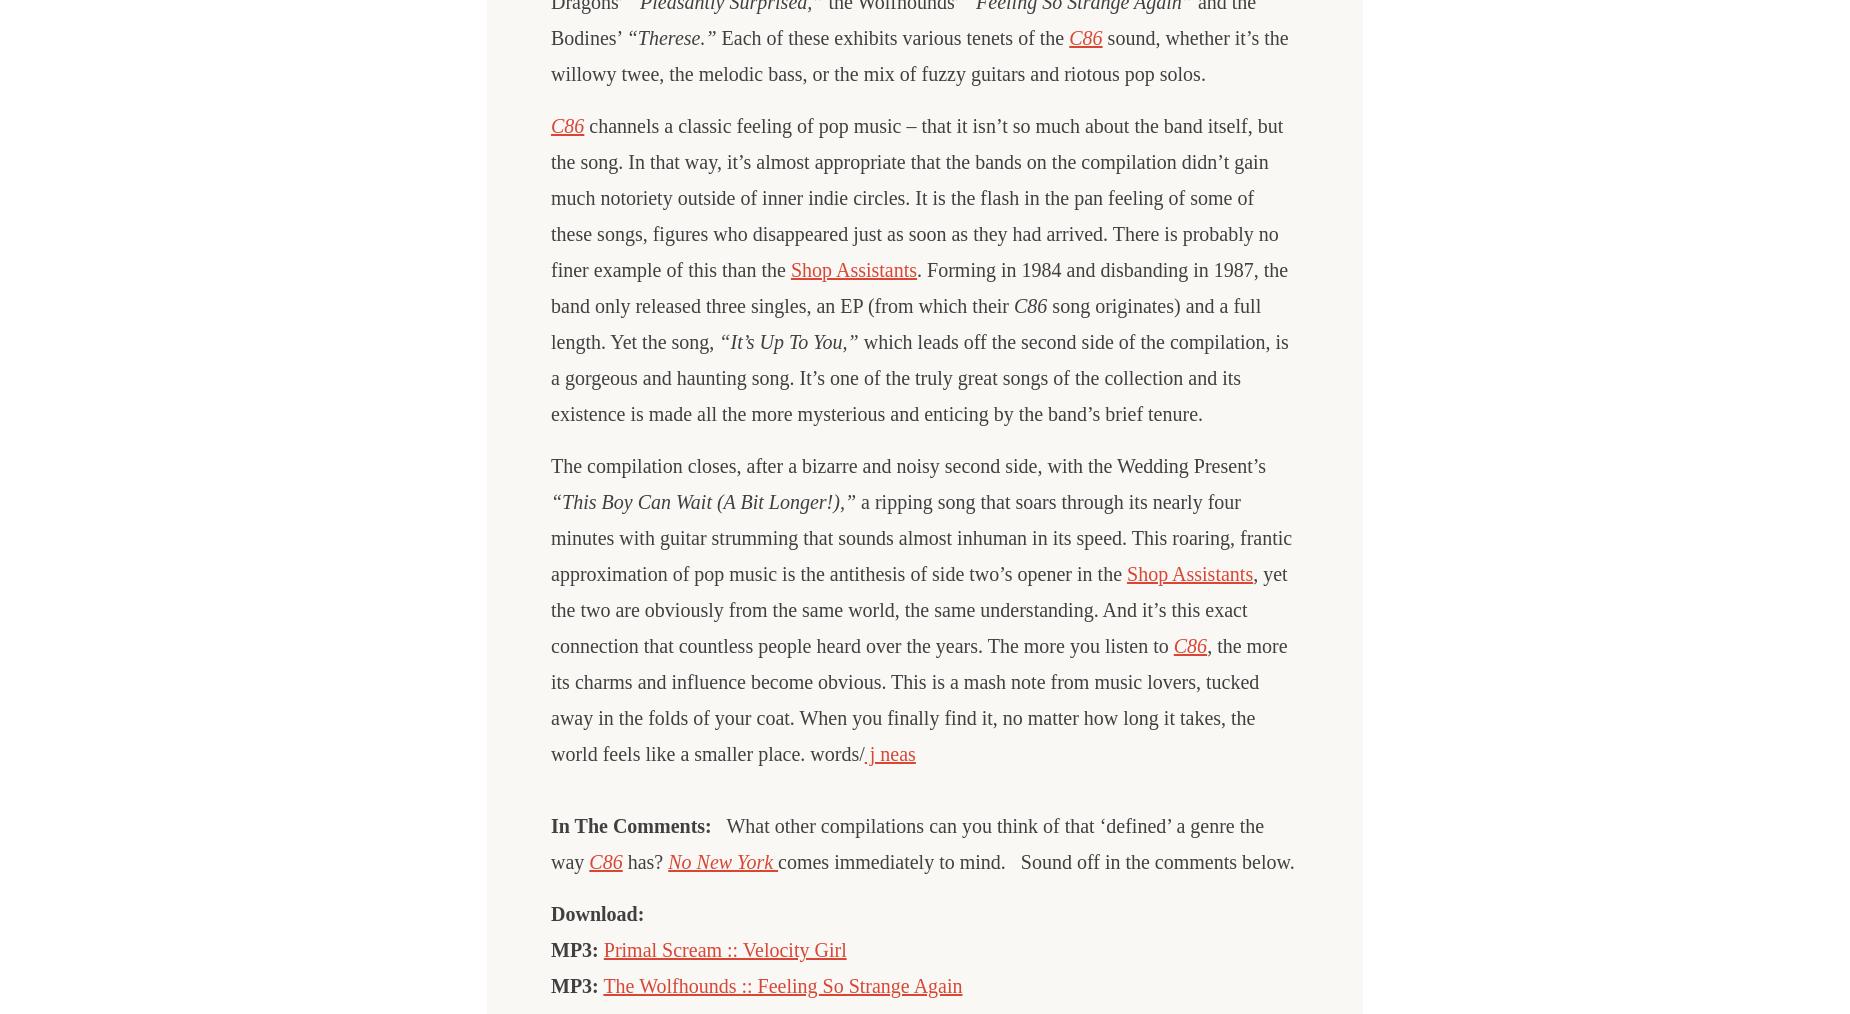  What do you see at coordinates (550, 377) in the screenshot?
I see `'which leads off the second side of the compilation, is a gorgeous and haunting song.  It’s one of the truly great songs of the collection and its existence is made all the more mysterious and enticing by the band’s brief tenure.'` at bounding box center [550, 377].